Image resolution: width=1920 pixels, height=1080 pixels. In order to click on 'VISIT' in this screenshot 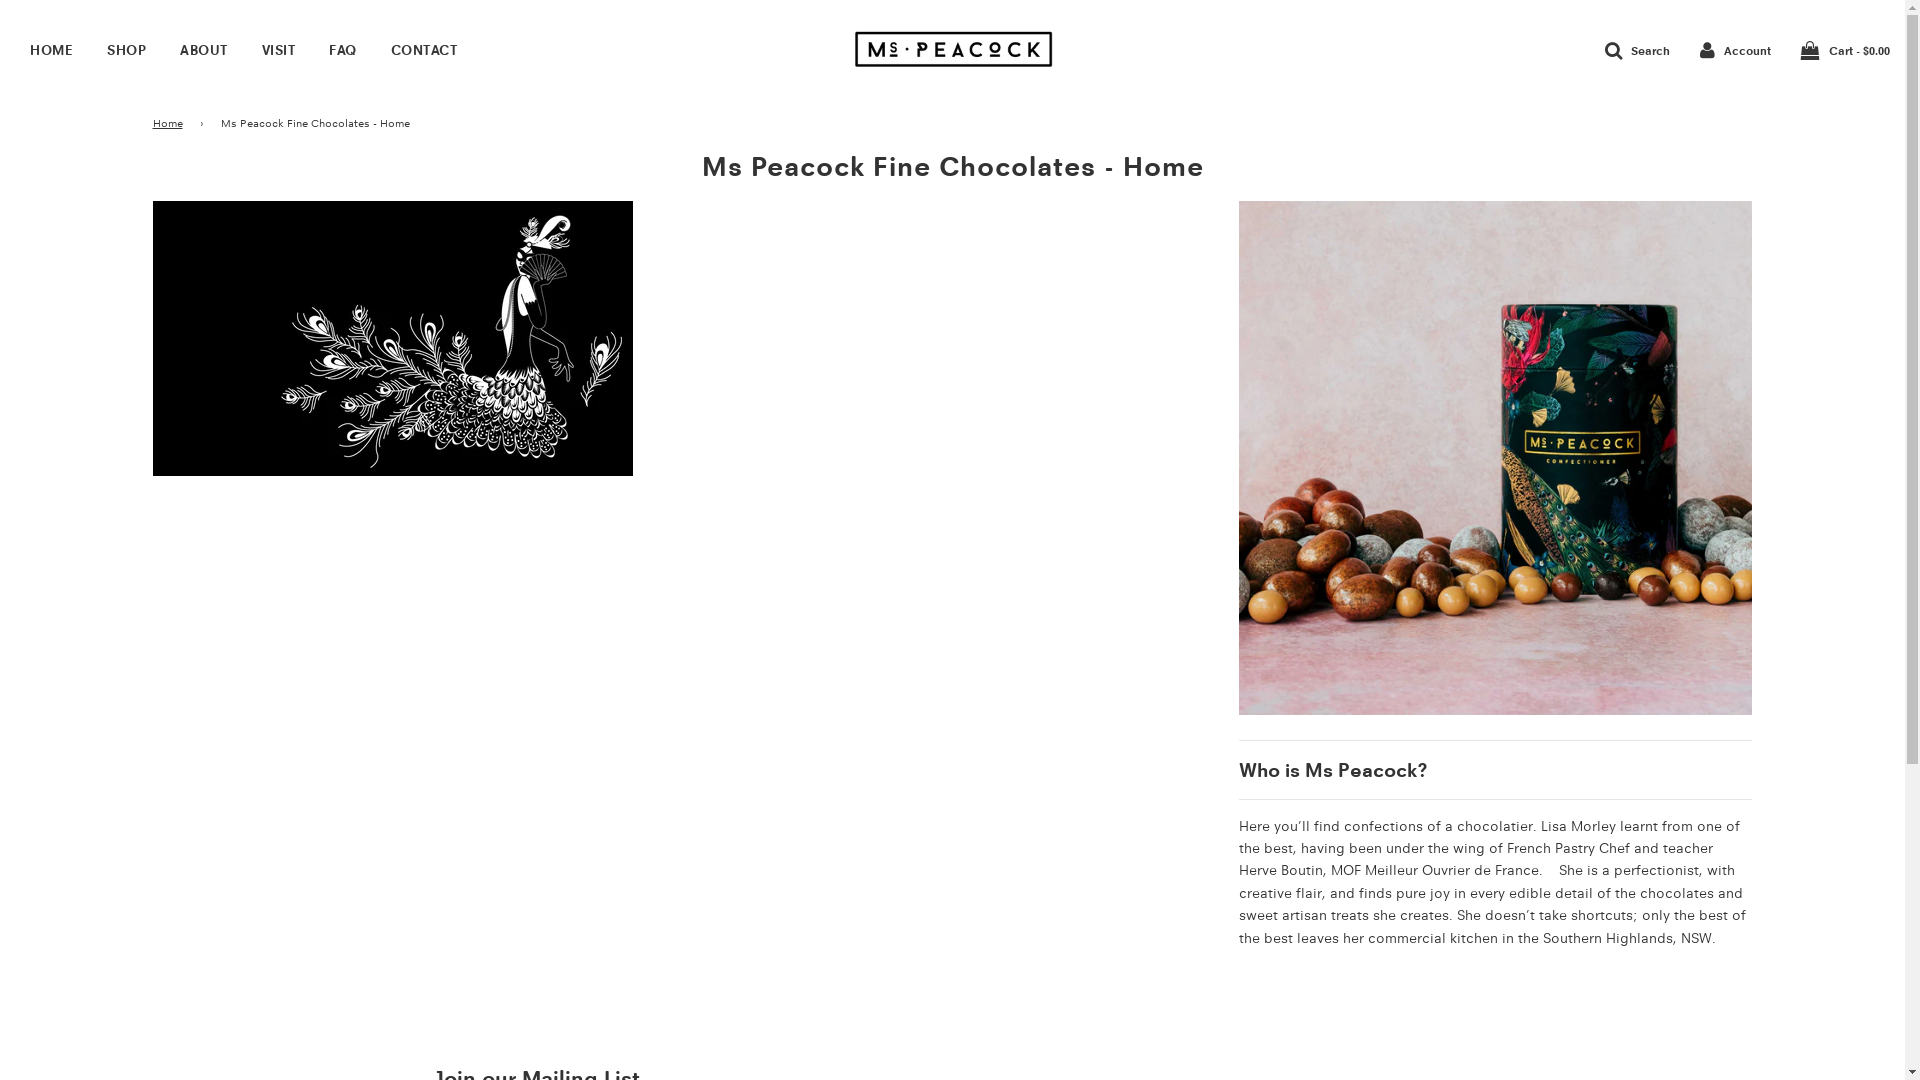, I will do `click(244, 49)`.